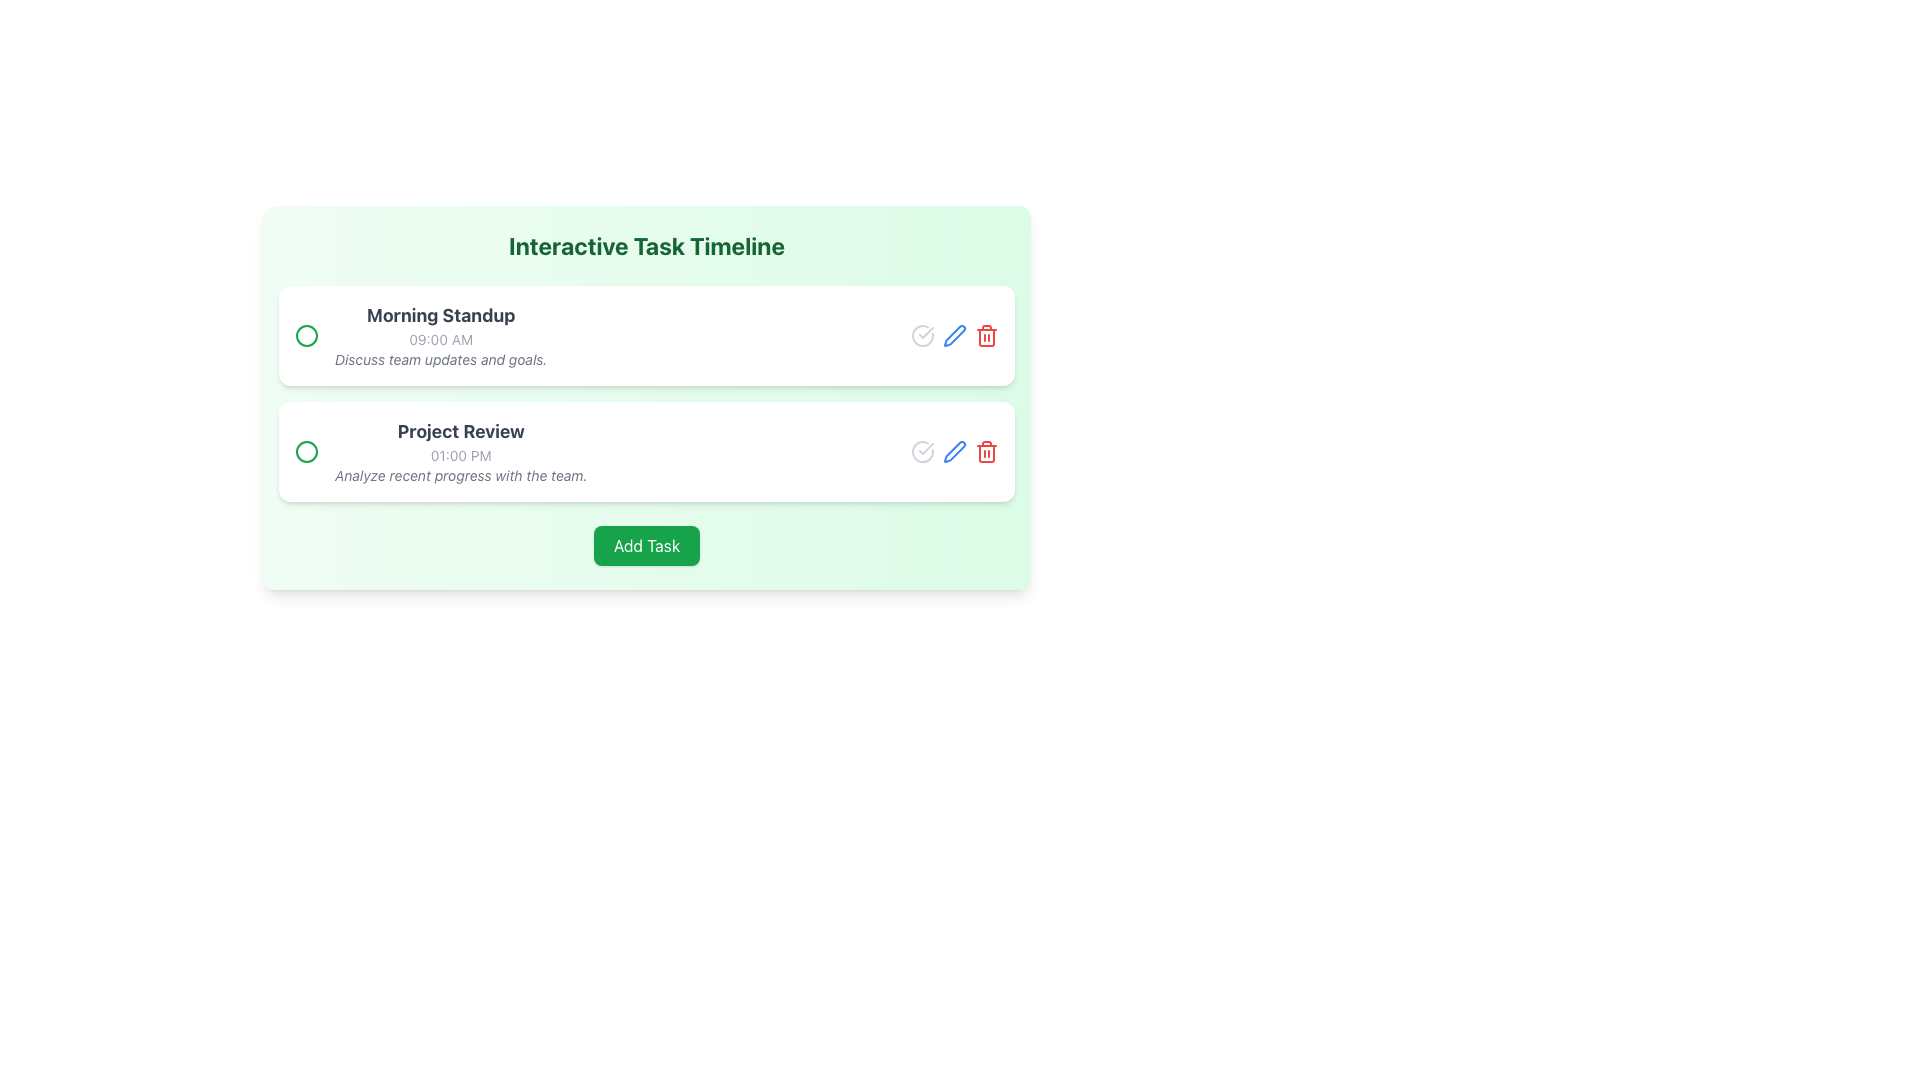  Describe the element at coordinates (954, 451) in the screenshot. I see `the blue pen icon button located to the right of the 'Morning Standup' task in the 'Interactive Task Timeline' interface to potentially see a tooltip` at that location.